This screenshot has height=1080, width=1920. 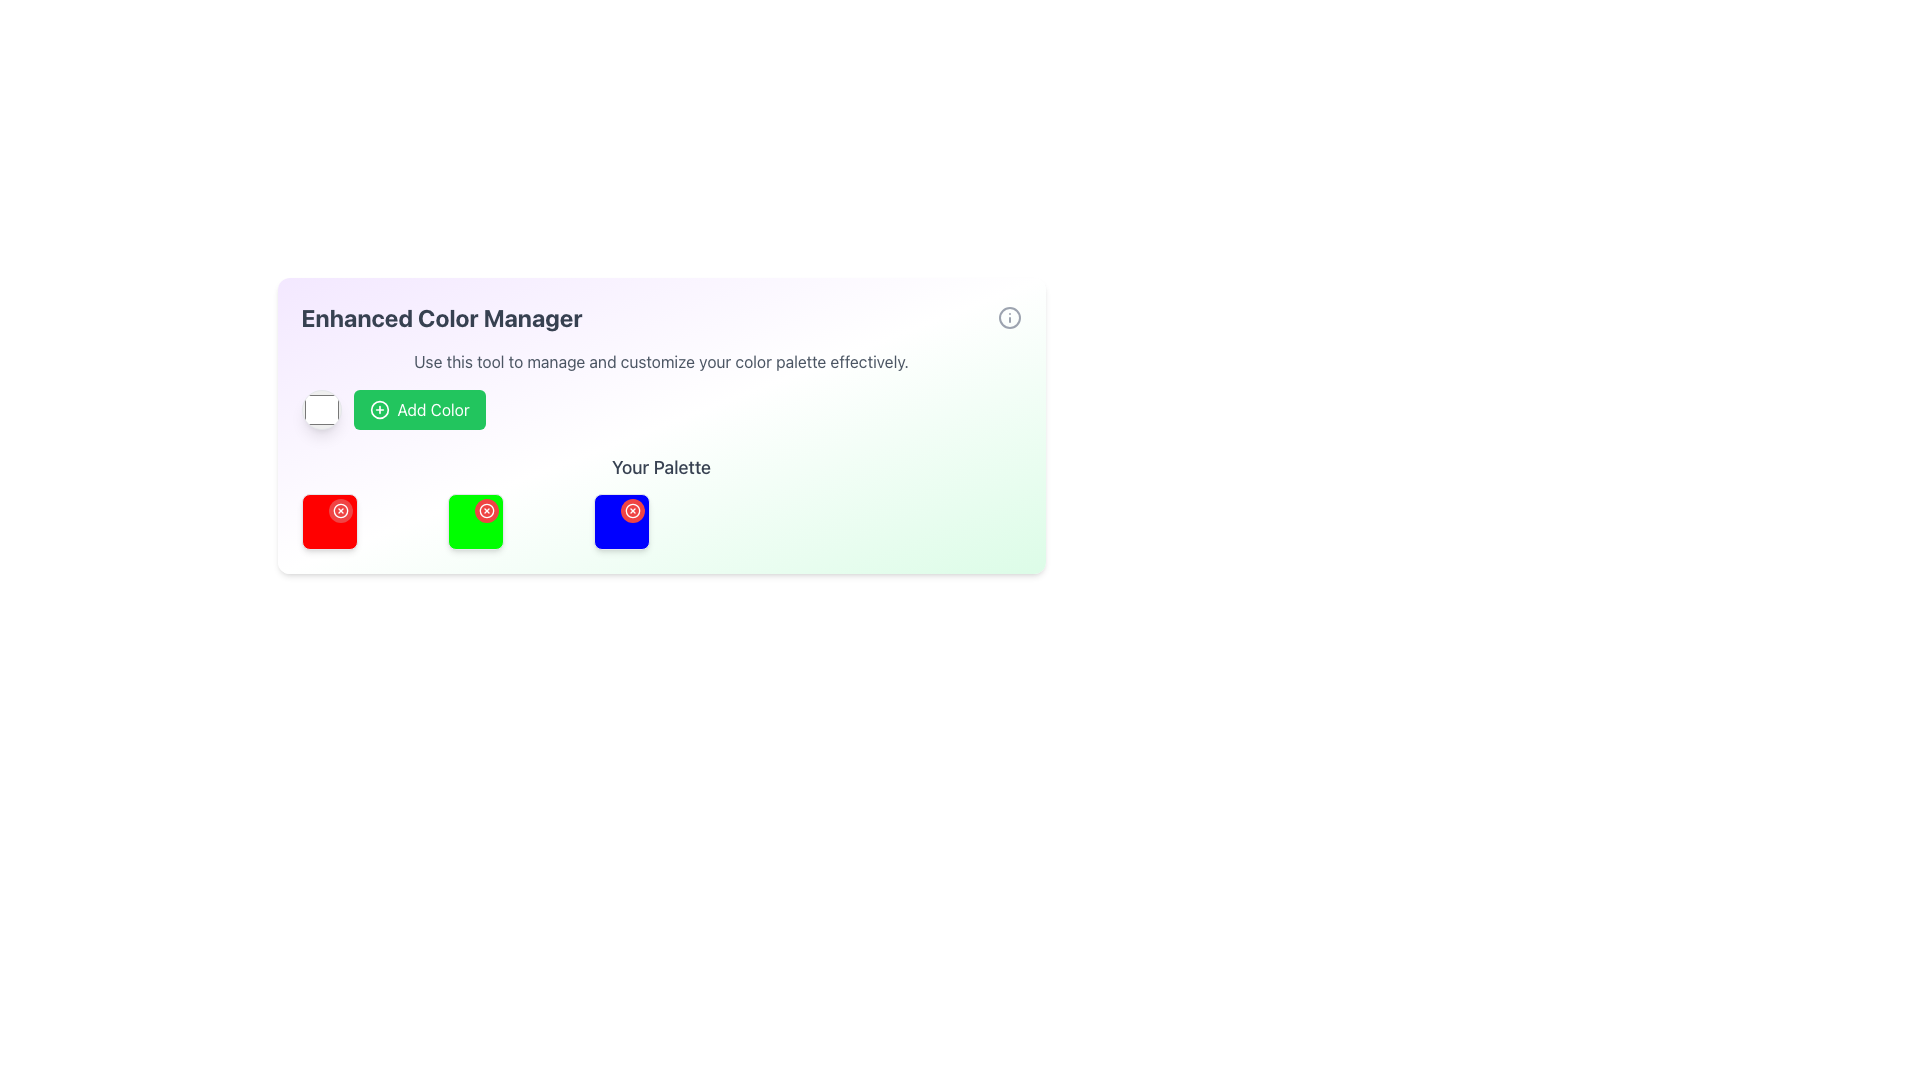 I want to click on the bright red interactive color block with rounded corners, so click(x=329, y=520).